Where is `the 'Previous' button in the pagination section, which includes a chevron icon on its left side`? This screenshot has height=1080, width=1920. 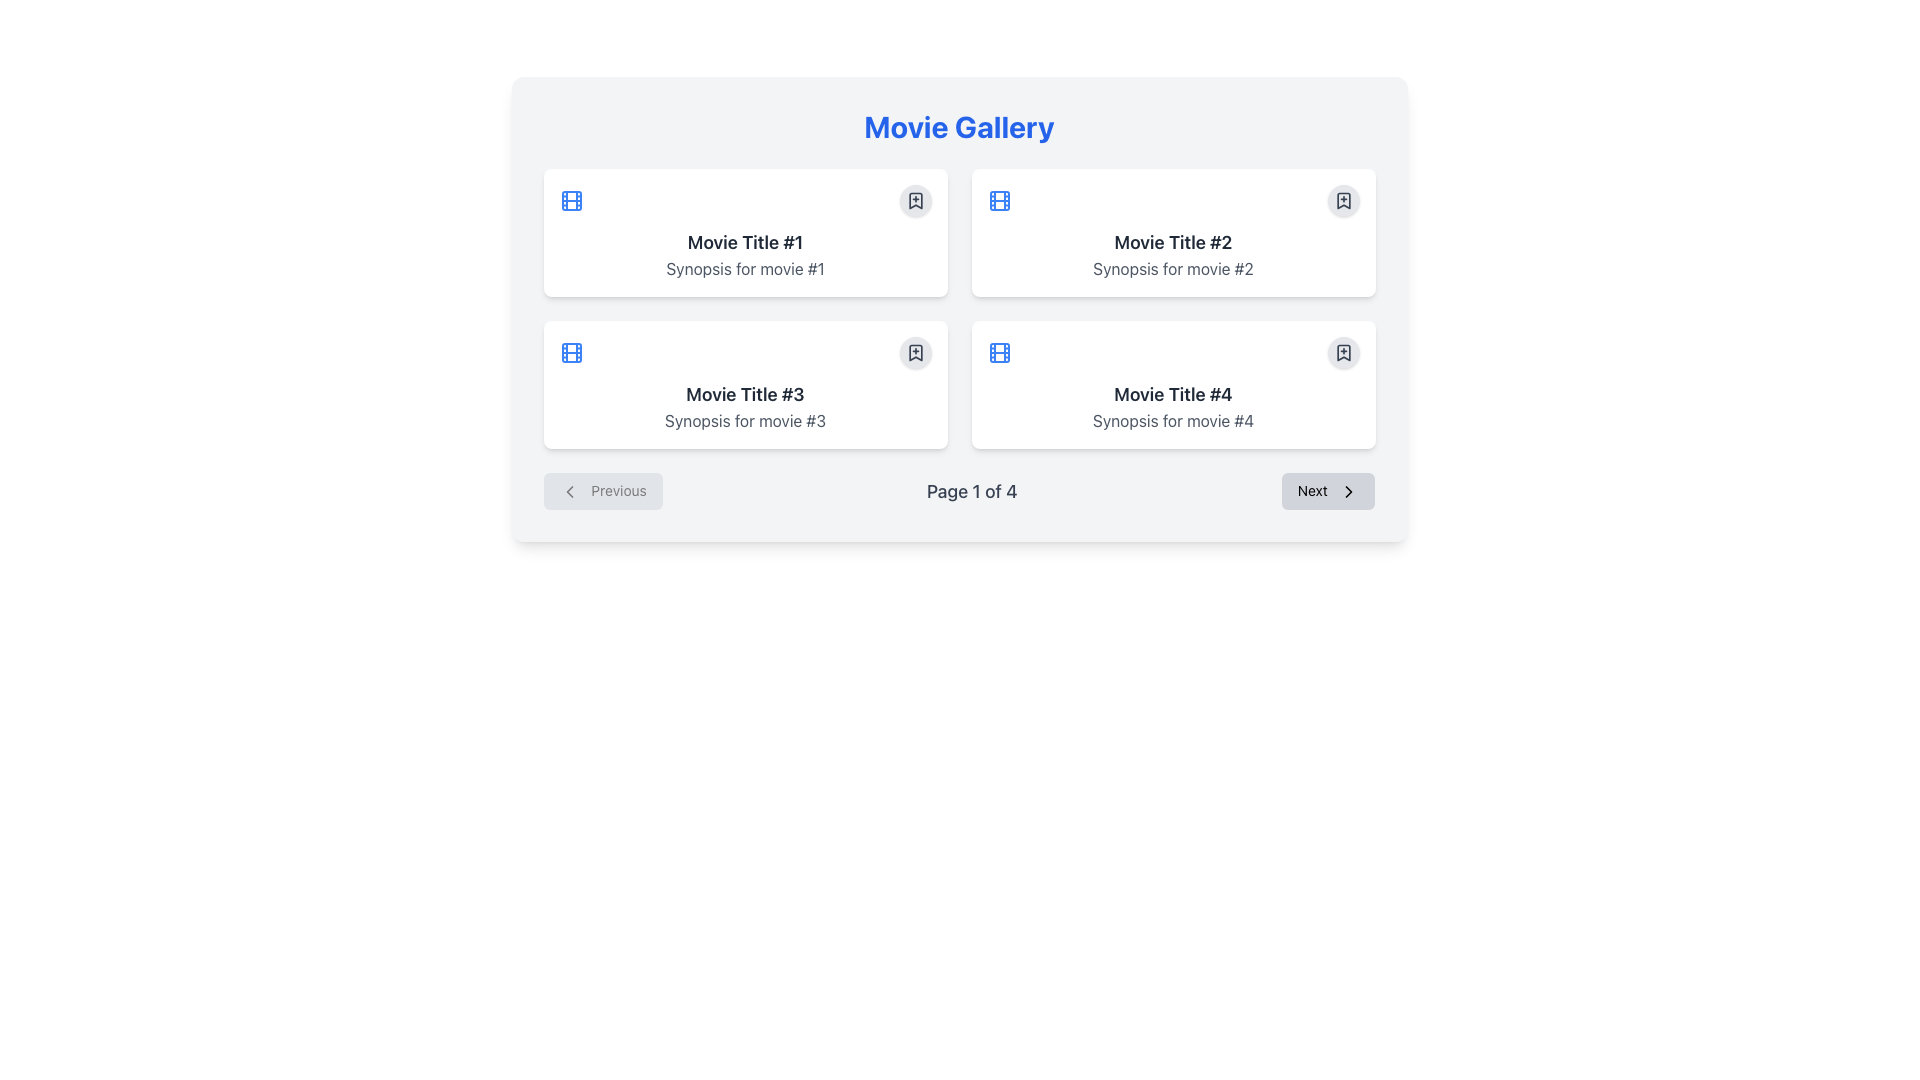
the 'Previous' button in the pagination section, which includes a chevron icon on its left side is located at coordinates (568, 492).